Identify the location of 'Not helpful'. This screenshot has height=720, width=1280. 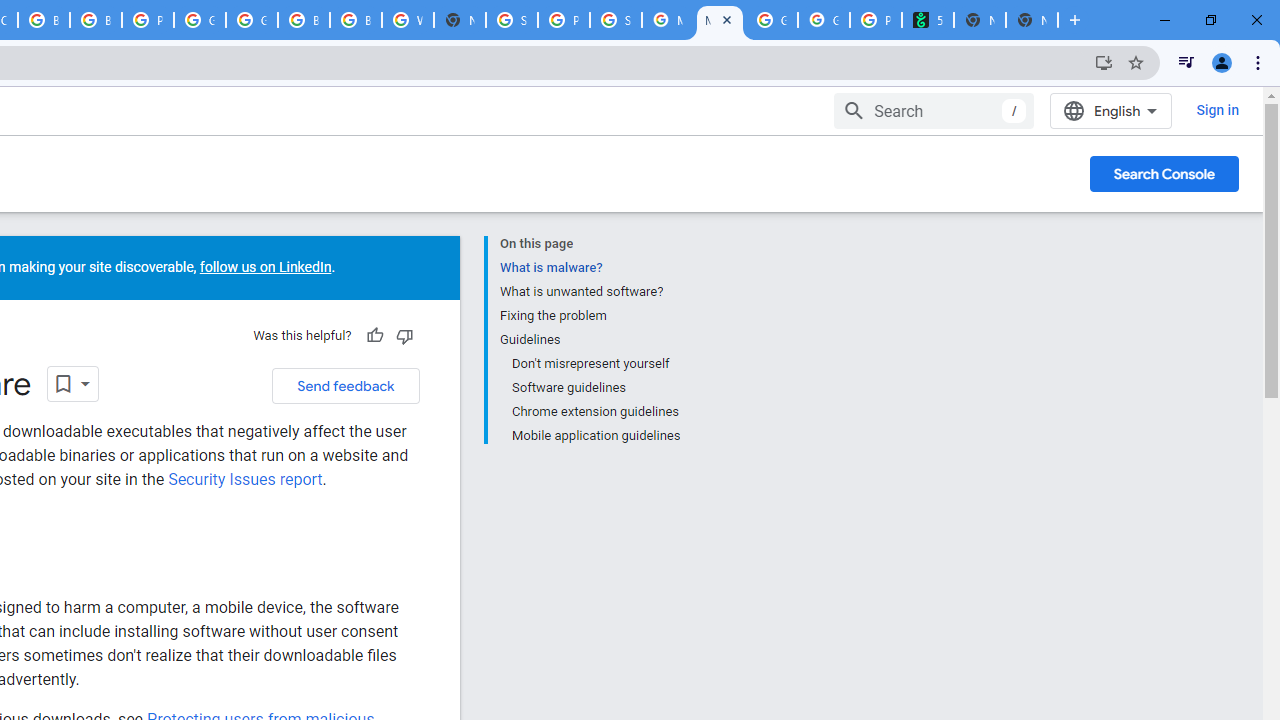
(403, 335).